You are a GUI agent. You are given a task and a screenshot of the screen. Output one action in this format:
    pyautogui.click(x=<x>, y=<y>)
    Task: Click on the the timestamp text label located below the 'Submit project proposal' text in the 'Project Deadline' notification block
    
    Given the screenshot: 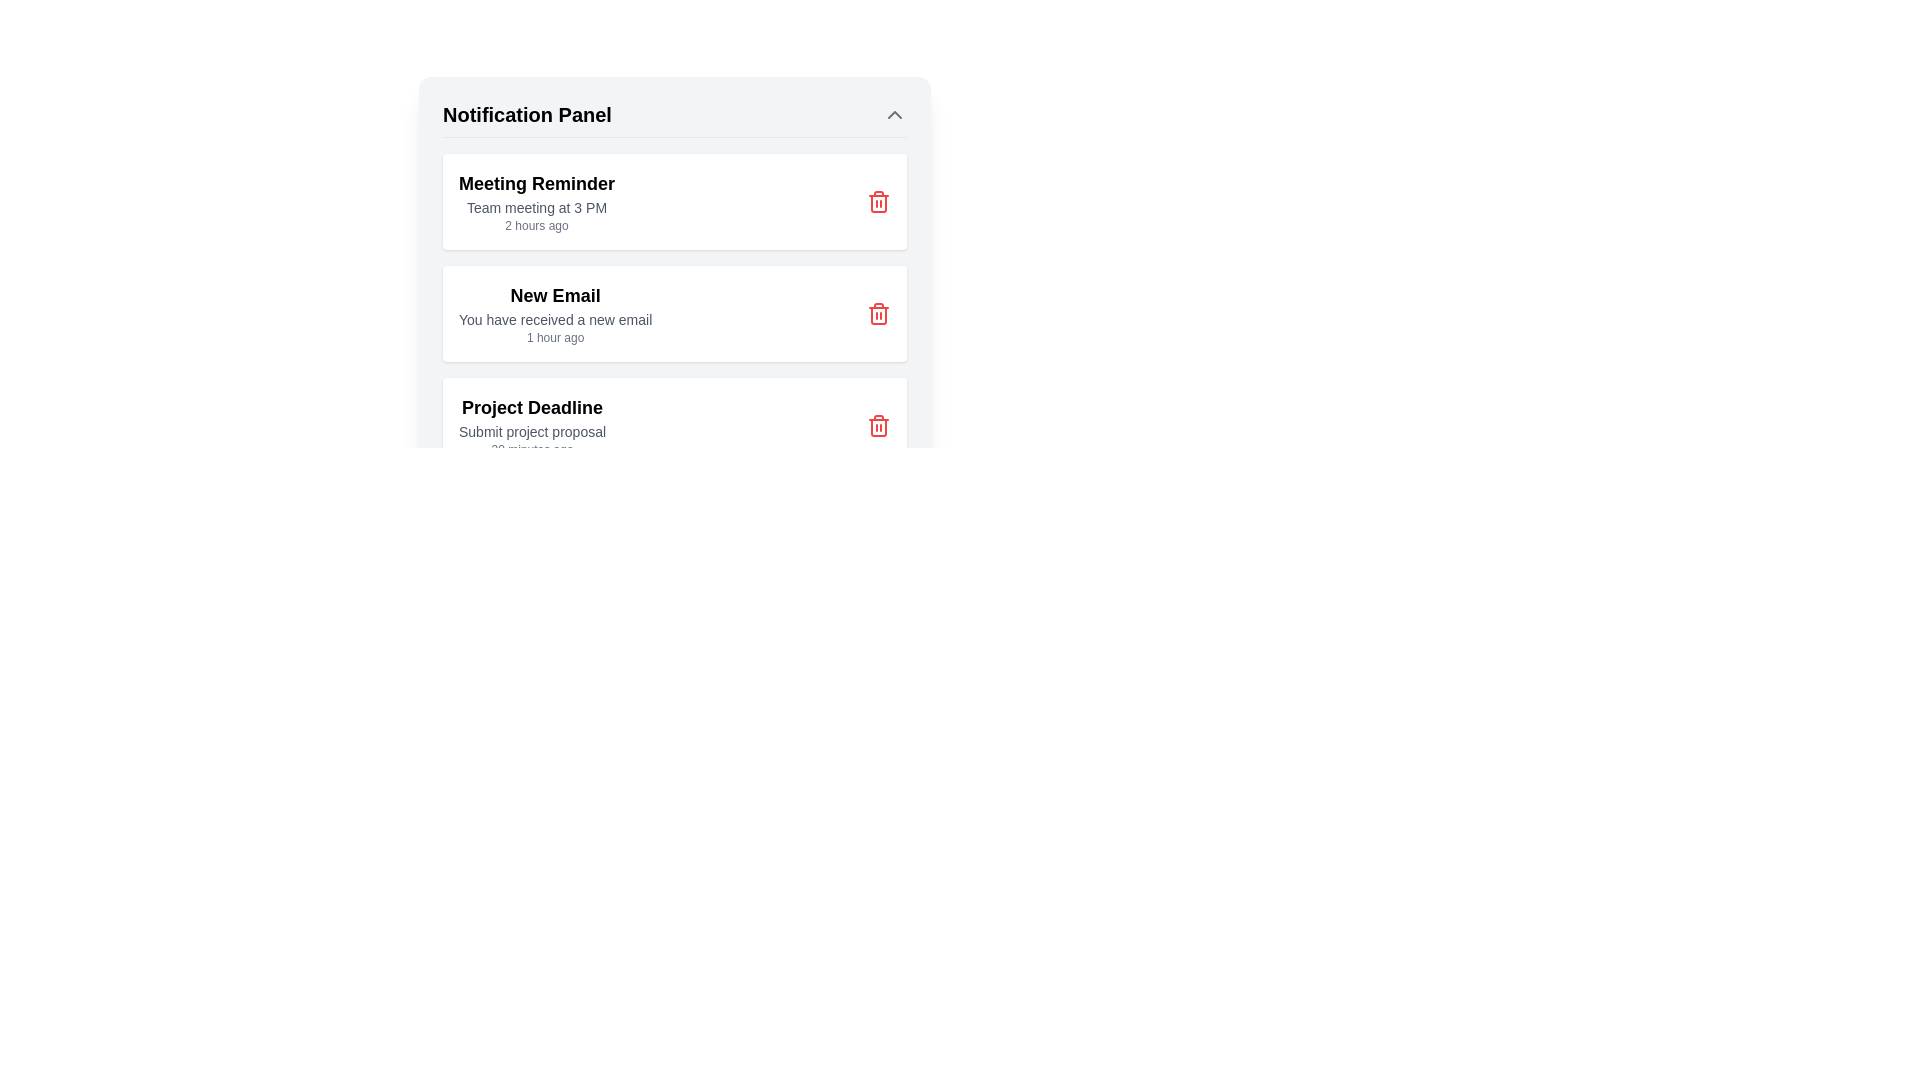 What is the action you would take?
    pyautogui.click(x=532, y=450)
    